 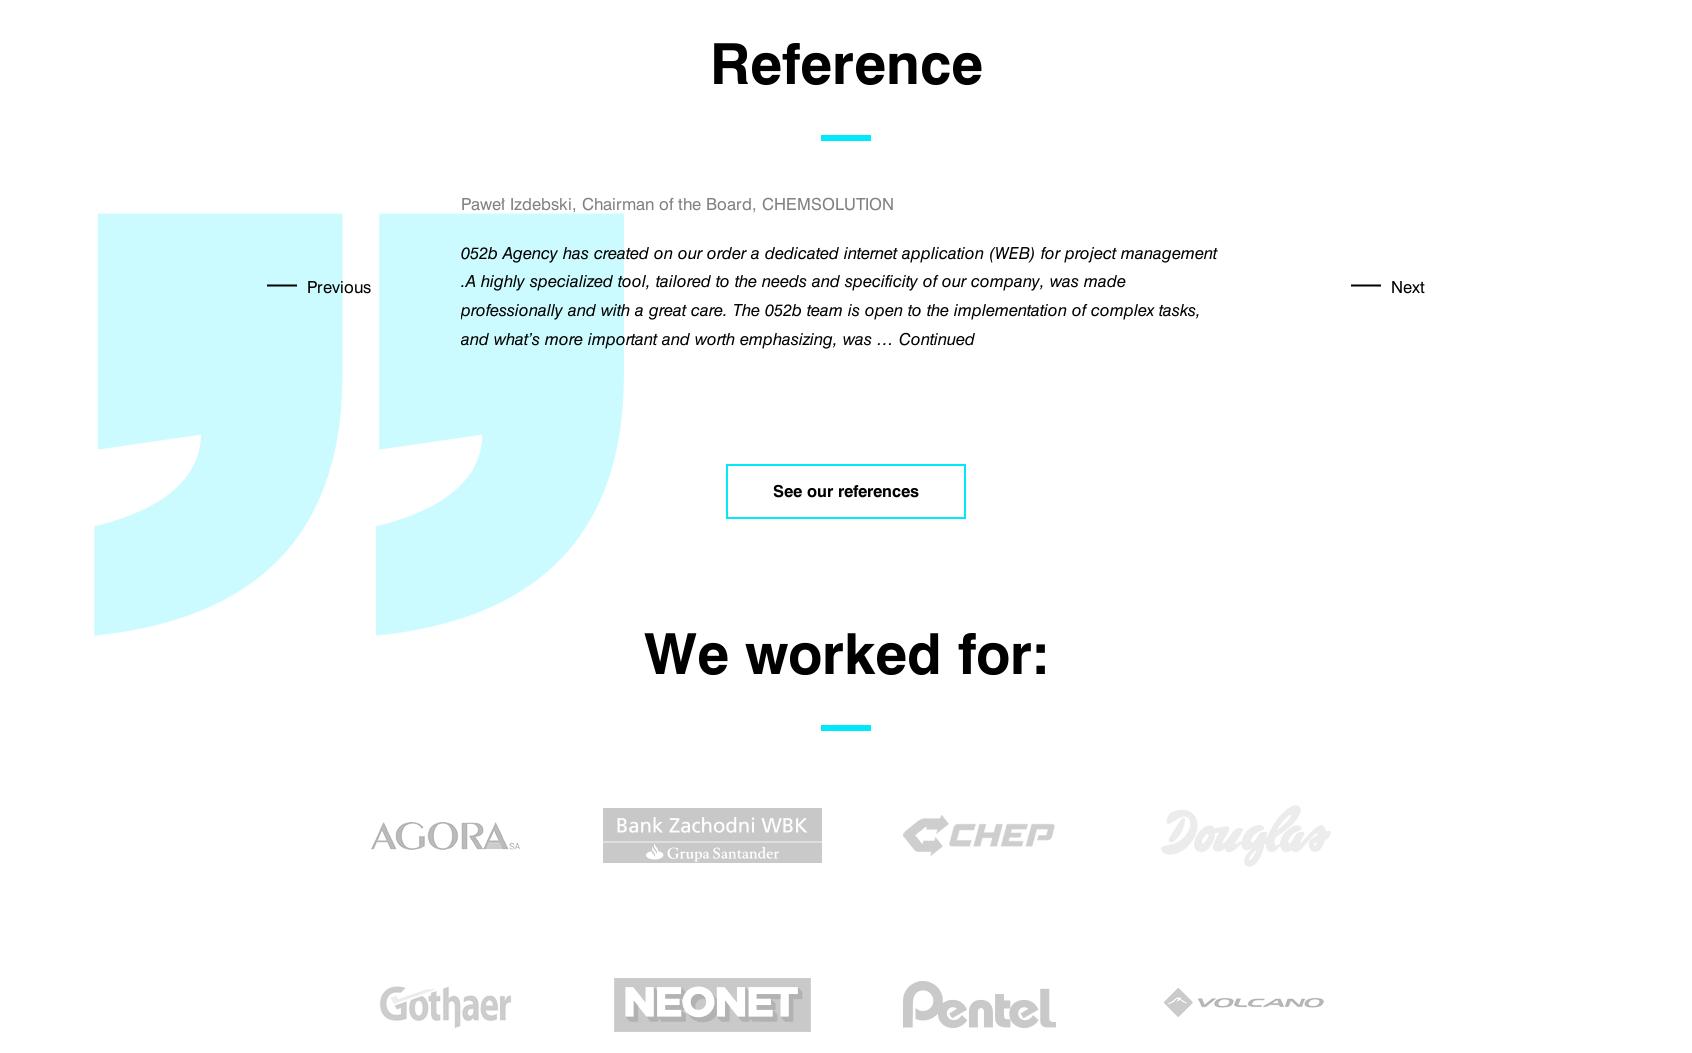 What do you see at coordinates (460, 295) in the screenshot?
I see `'052b Agency has created on our order a dedicated internet application (WEB) for project management .A highly specialized tool, tailored to the needs and specificity of our company, was made professionally and with a great care. The 052b team is open to the implementation of complex tasks, and what’s more important and worth emphasizing, was …'` at bounding box center [460, 295].